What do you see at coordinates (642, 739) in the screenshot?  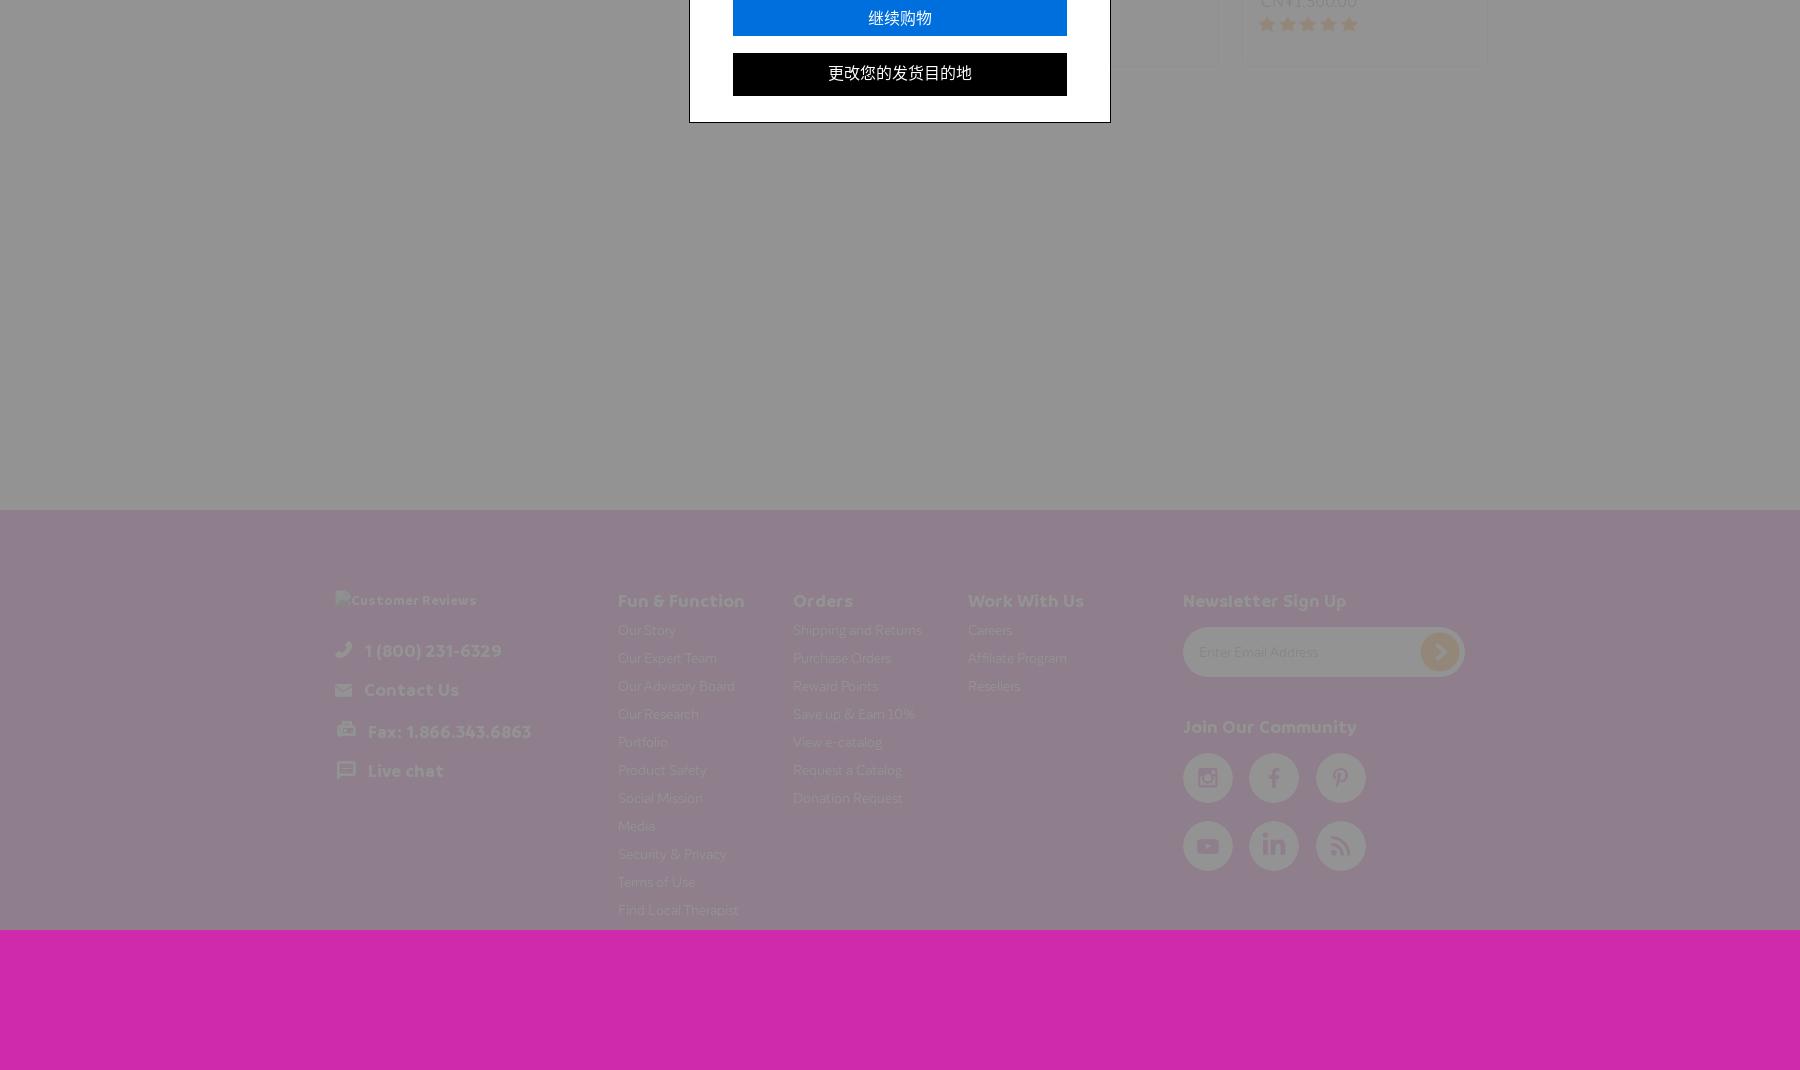 I see `'Portfolio'` at bounding box center [642, 739].